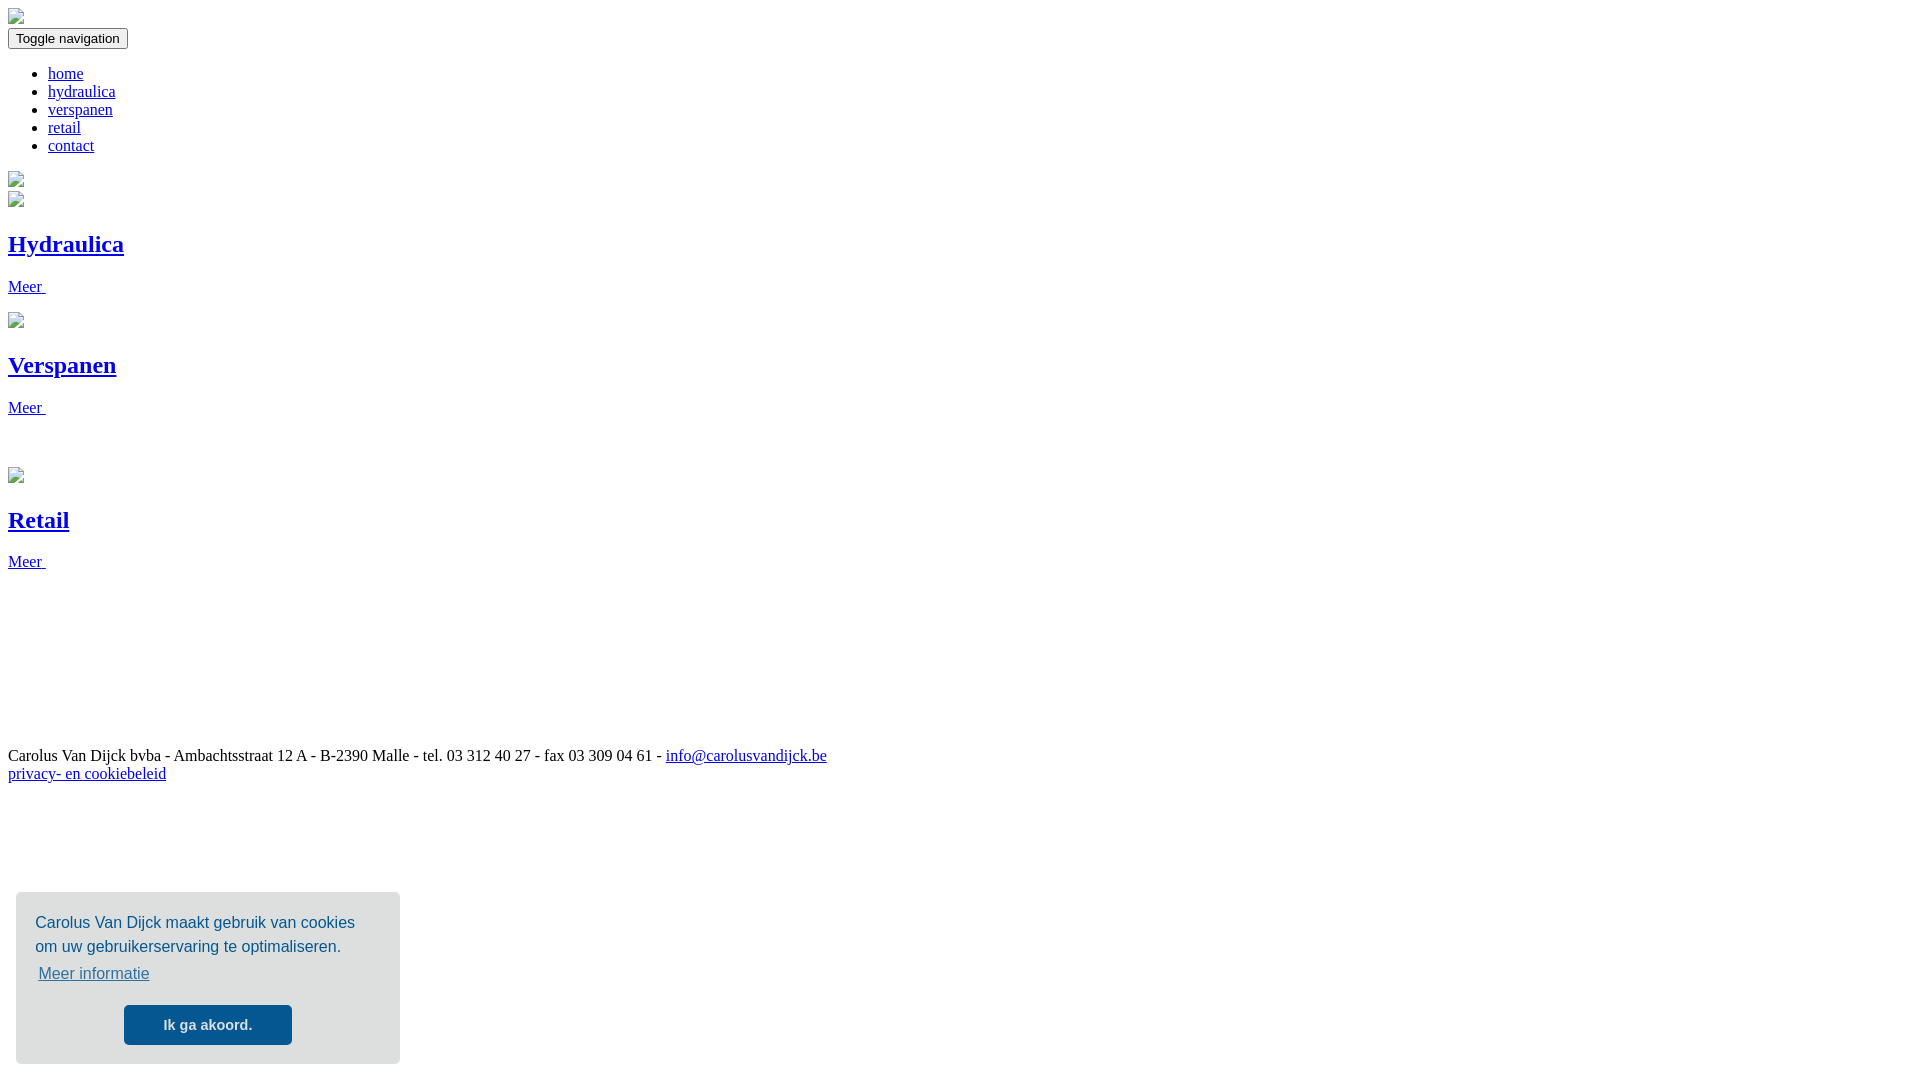 The width and height of the screenshot is (1920, 1080). I want to click on 'retail', so click(64, 127).